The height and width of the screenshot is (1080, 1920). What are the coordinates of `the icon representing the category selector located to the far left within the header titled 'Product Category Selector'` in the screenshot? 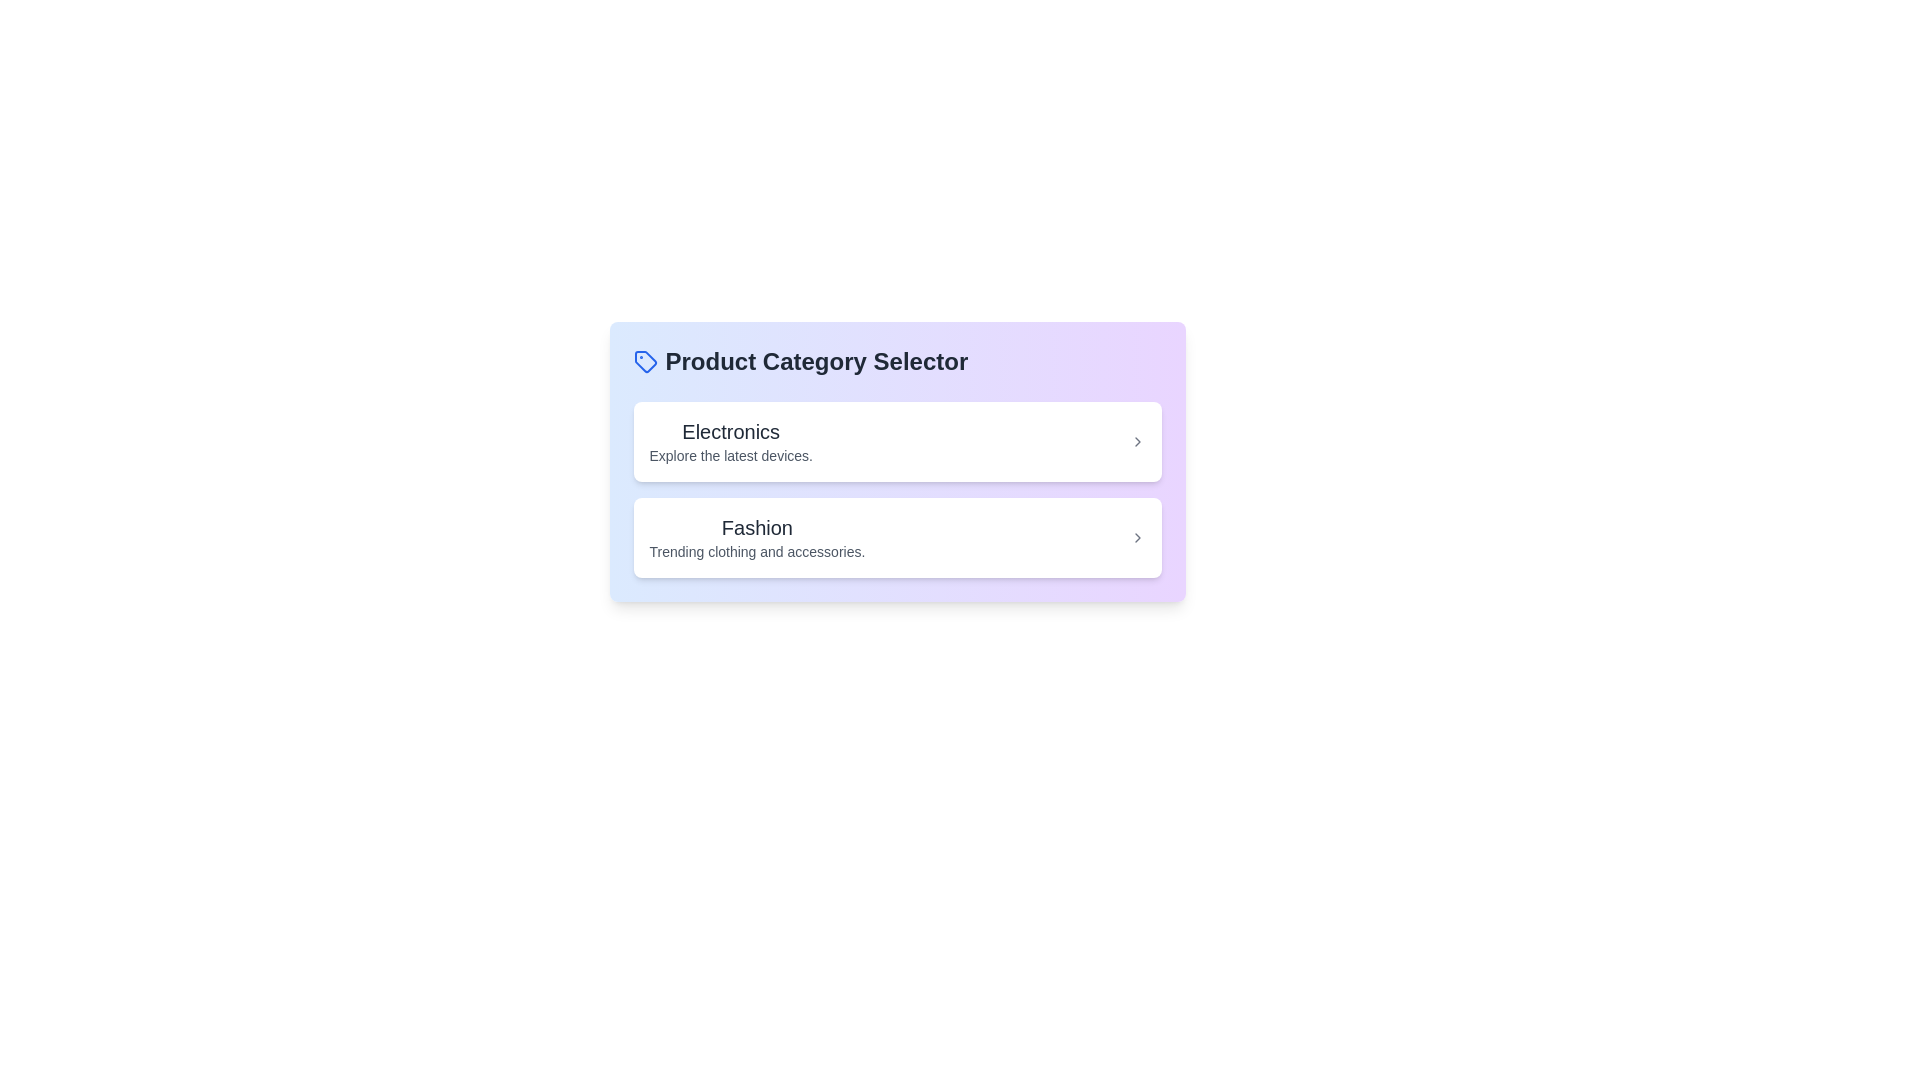 It's located at (645, 362).